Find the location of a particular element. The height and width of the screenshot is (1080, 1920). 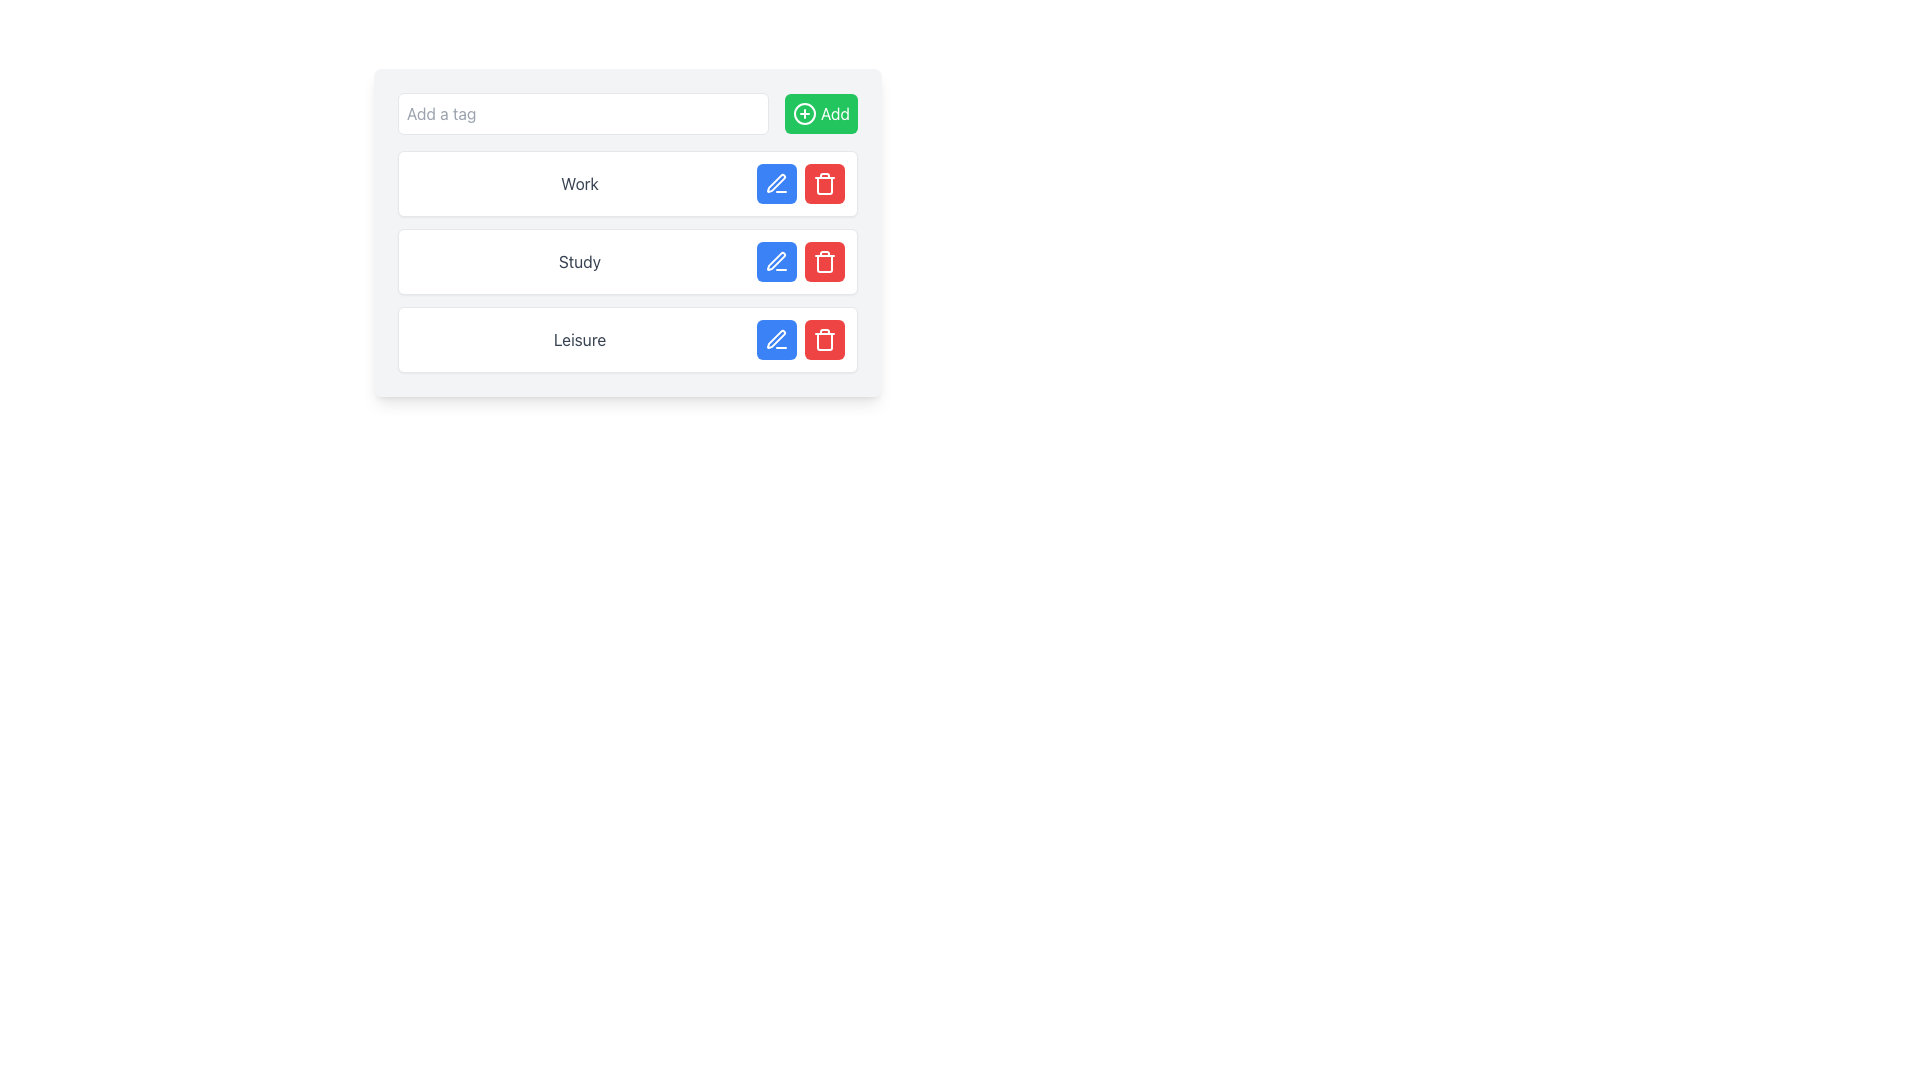

the small red delete button with a trash bin icon located to the right of the 'Work' text is located at coordinates (825, 184).